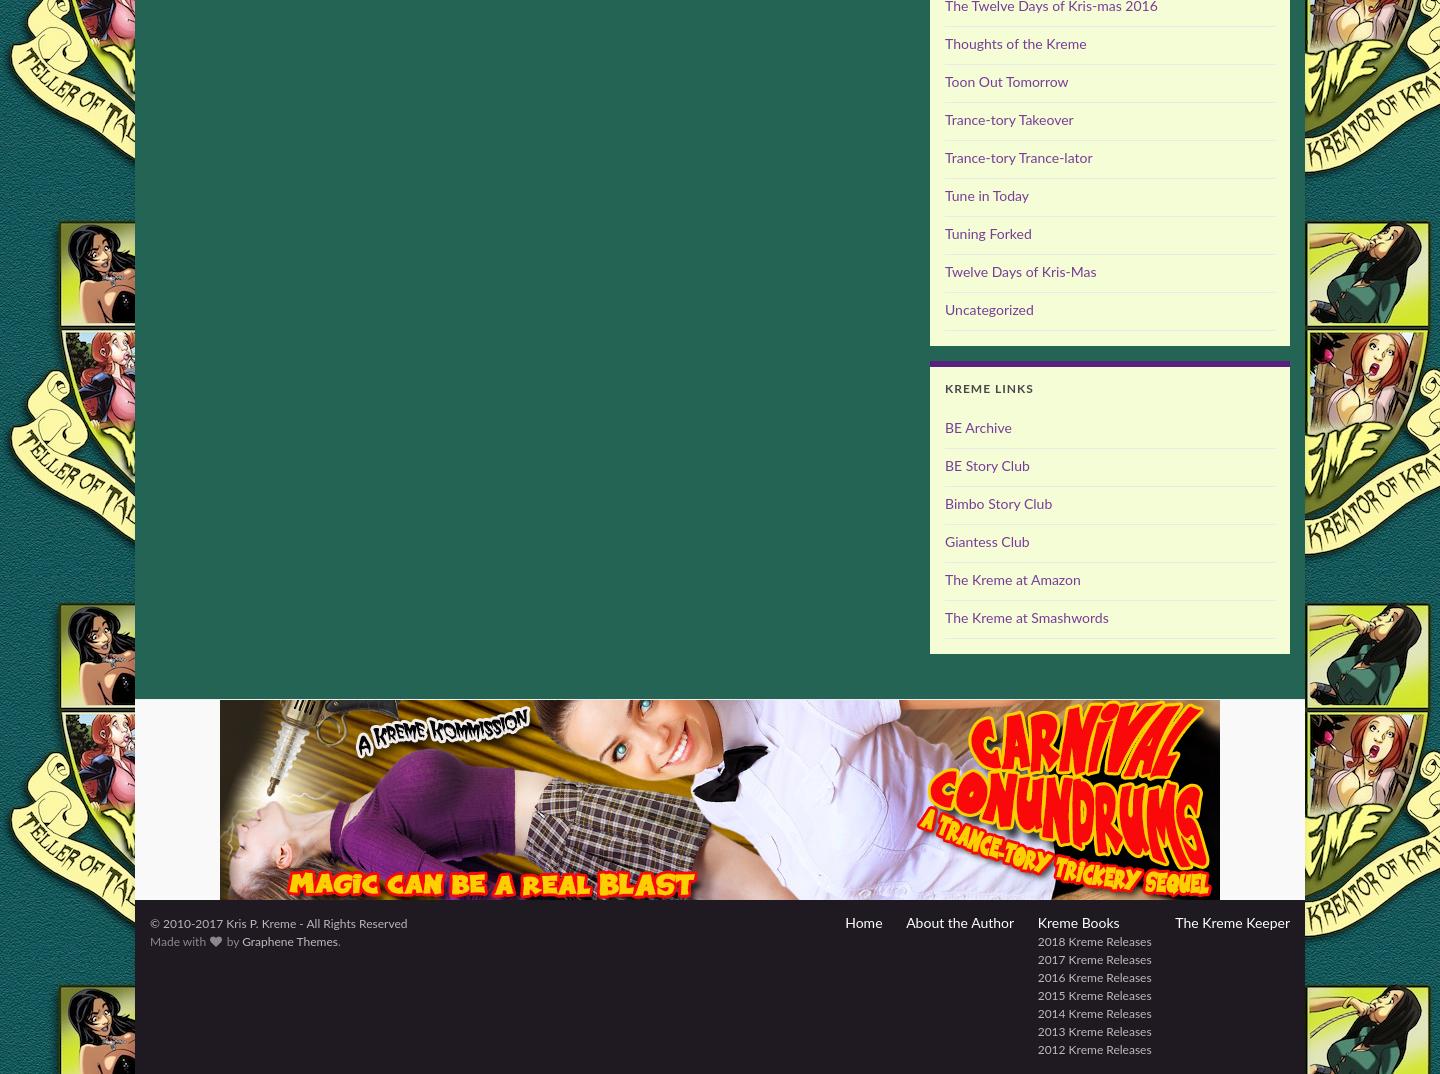  Describe the element at coordinates (977, 428) in the screenshot. I see `'BE Archive'` at that location.